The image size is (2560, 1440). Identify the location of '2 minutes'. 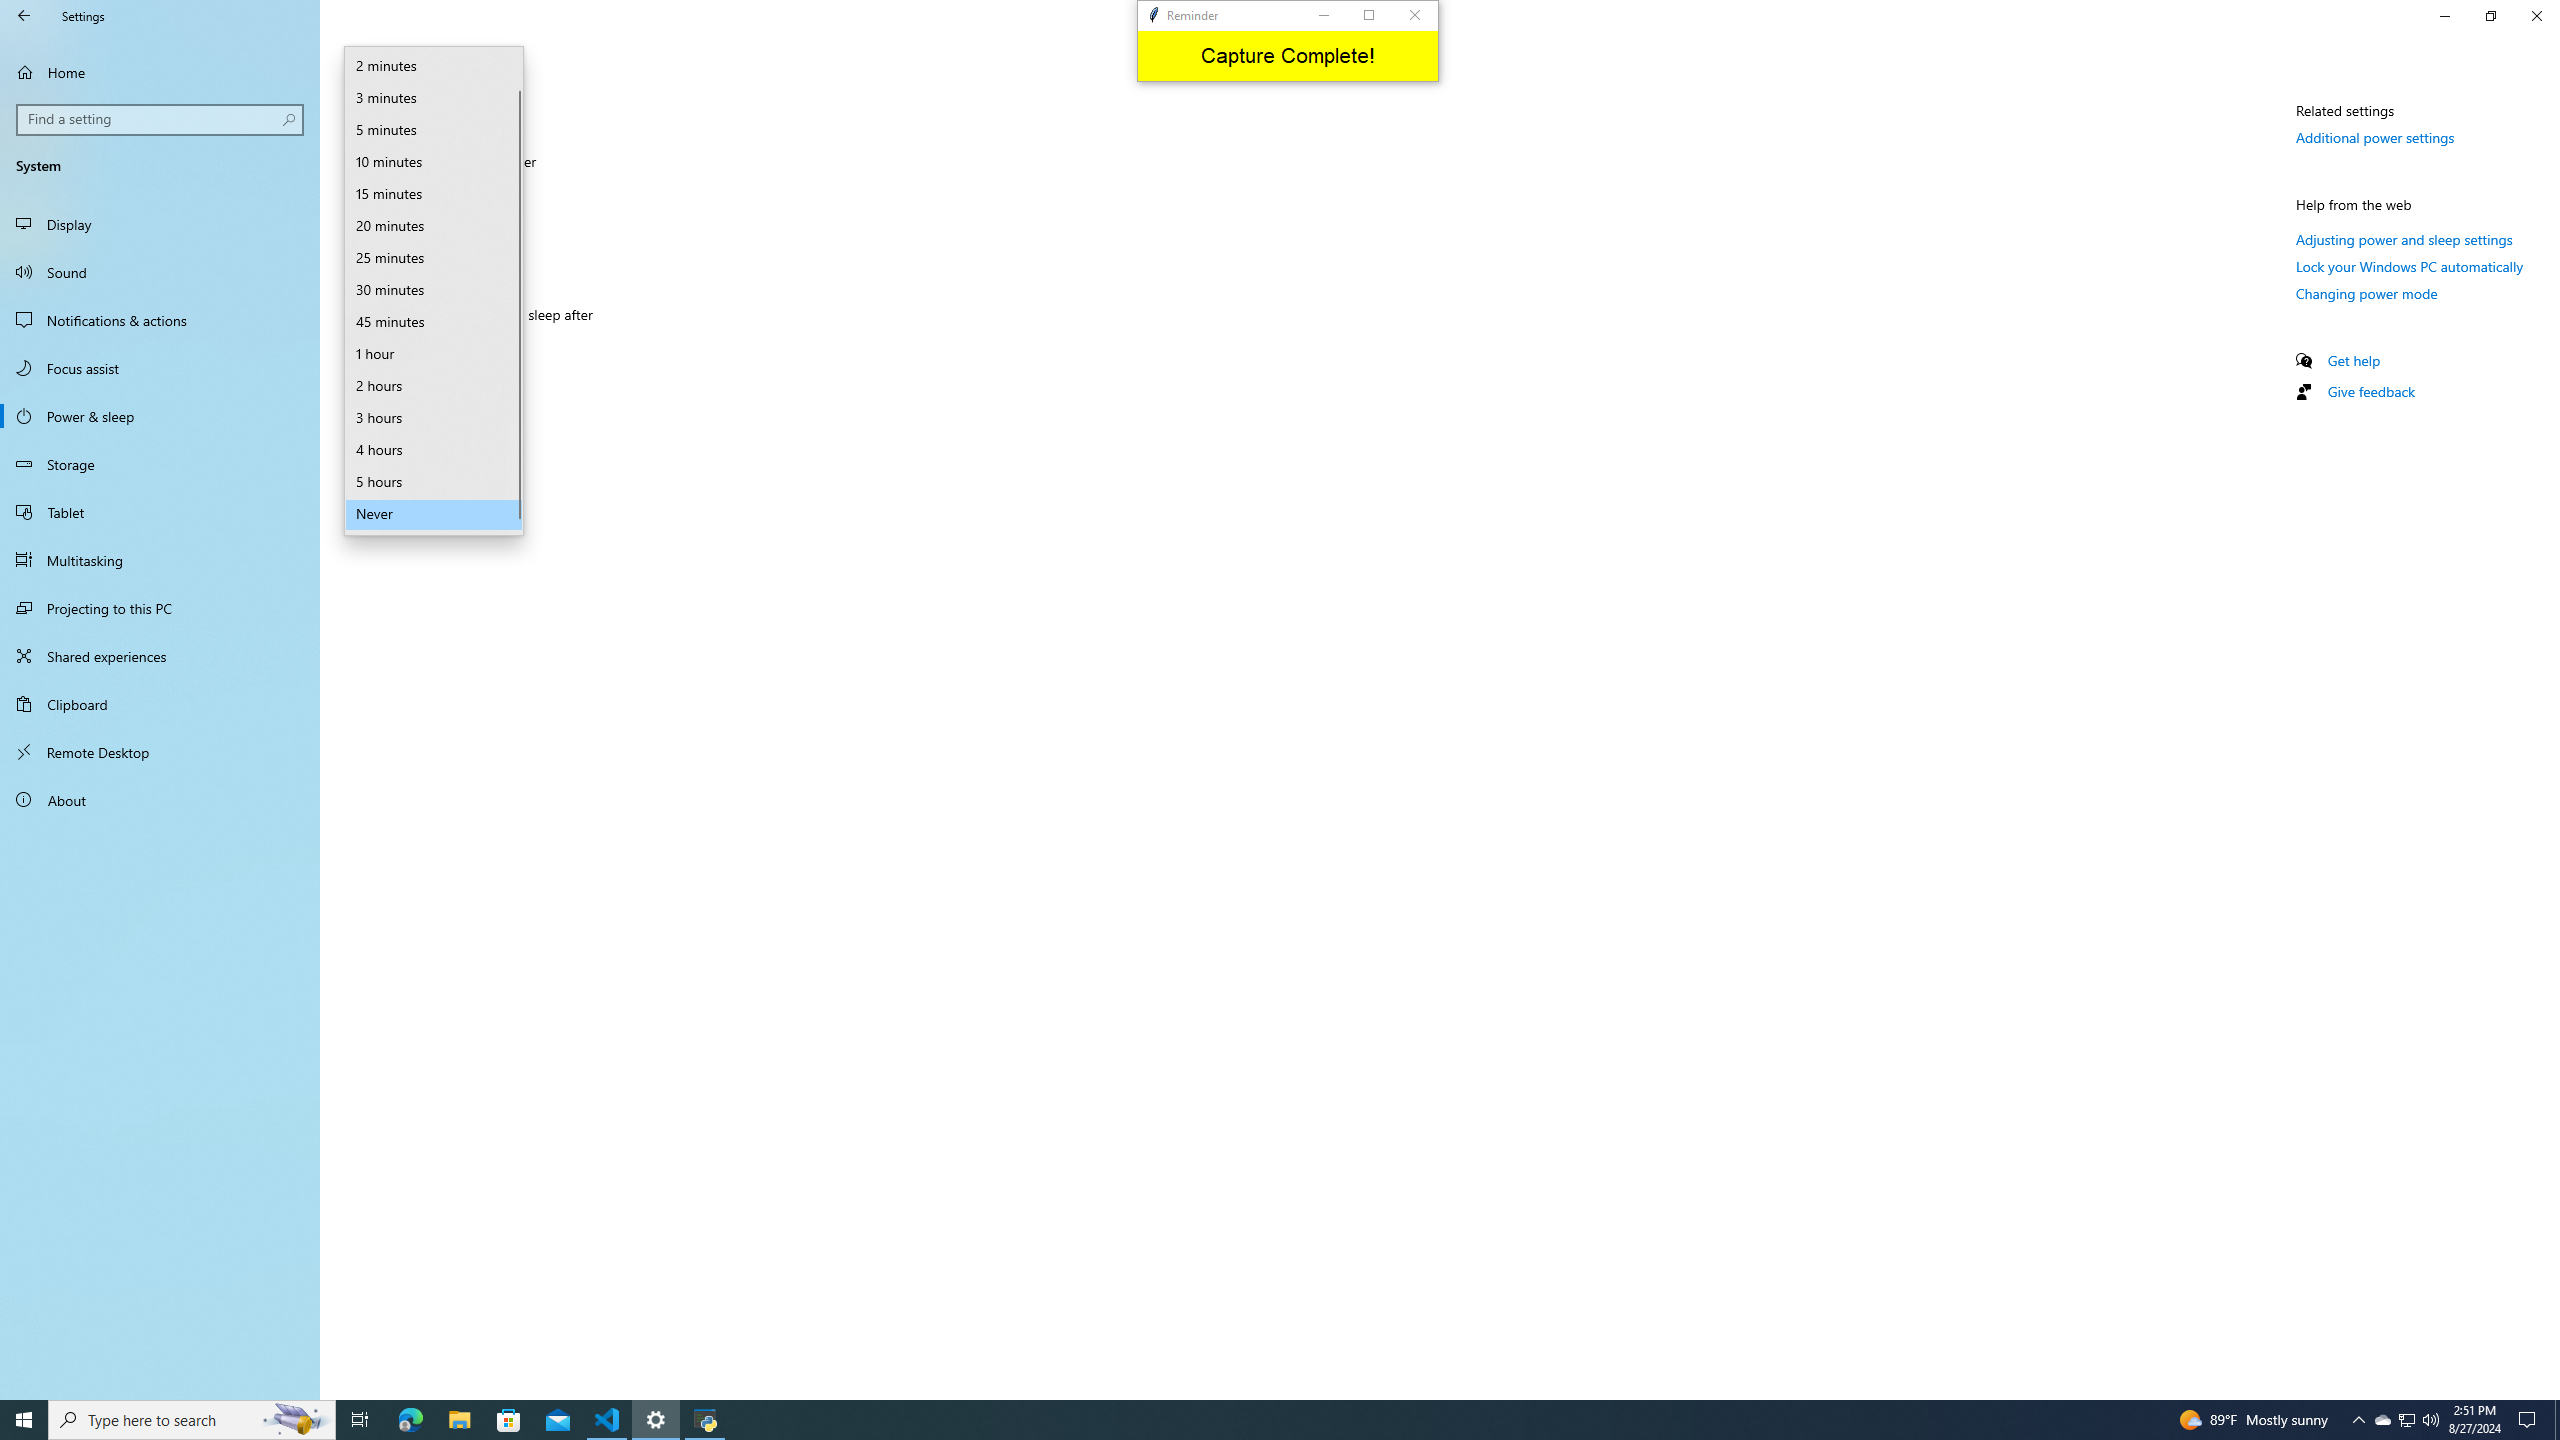
(432, 65).